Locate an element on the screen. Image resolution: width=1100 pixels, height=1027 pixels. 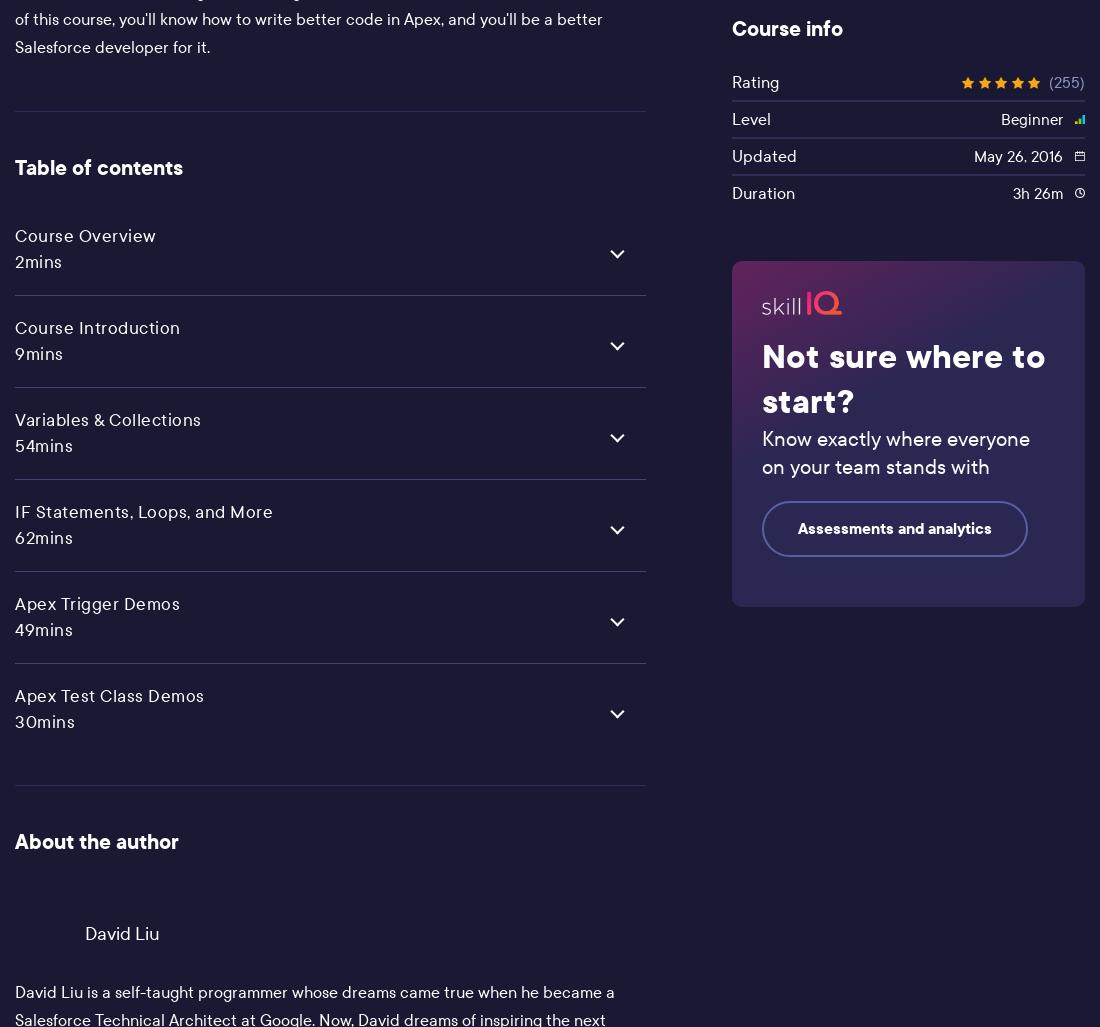
'9mins' is located at coordinates (13, 352).